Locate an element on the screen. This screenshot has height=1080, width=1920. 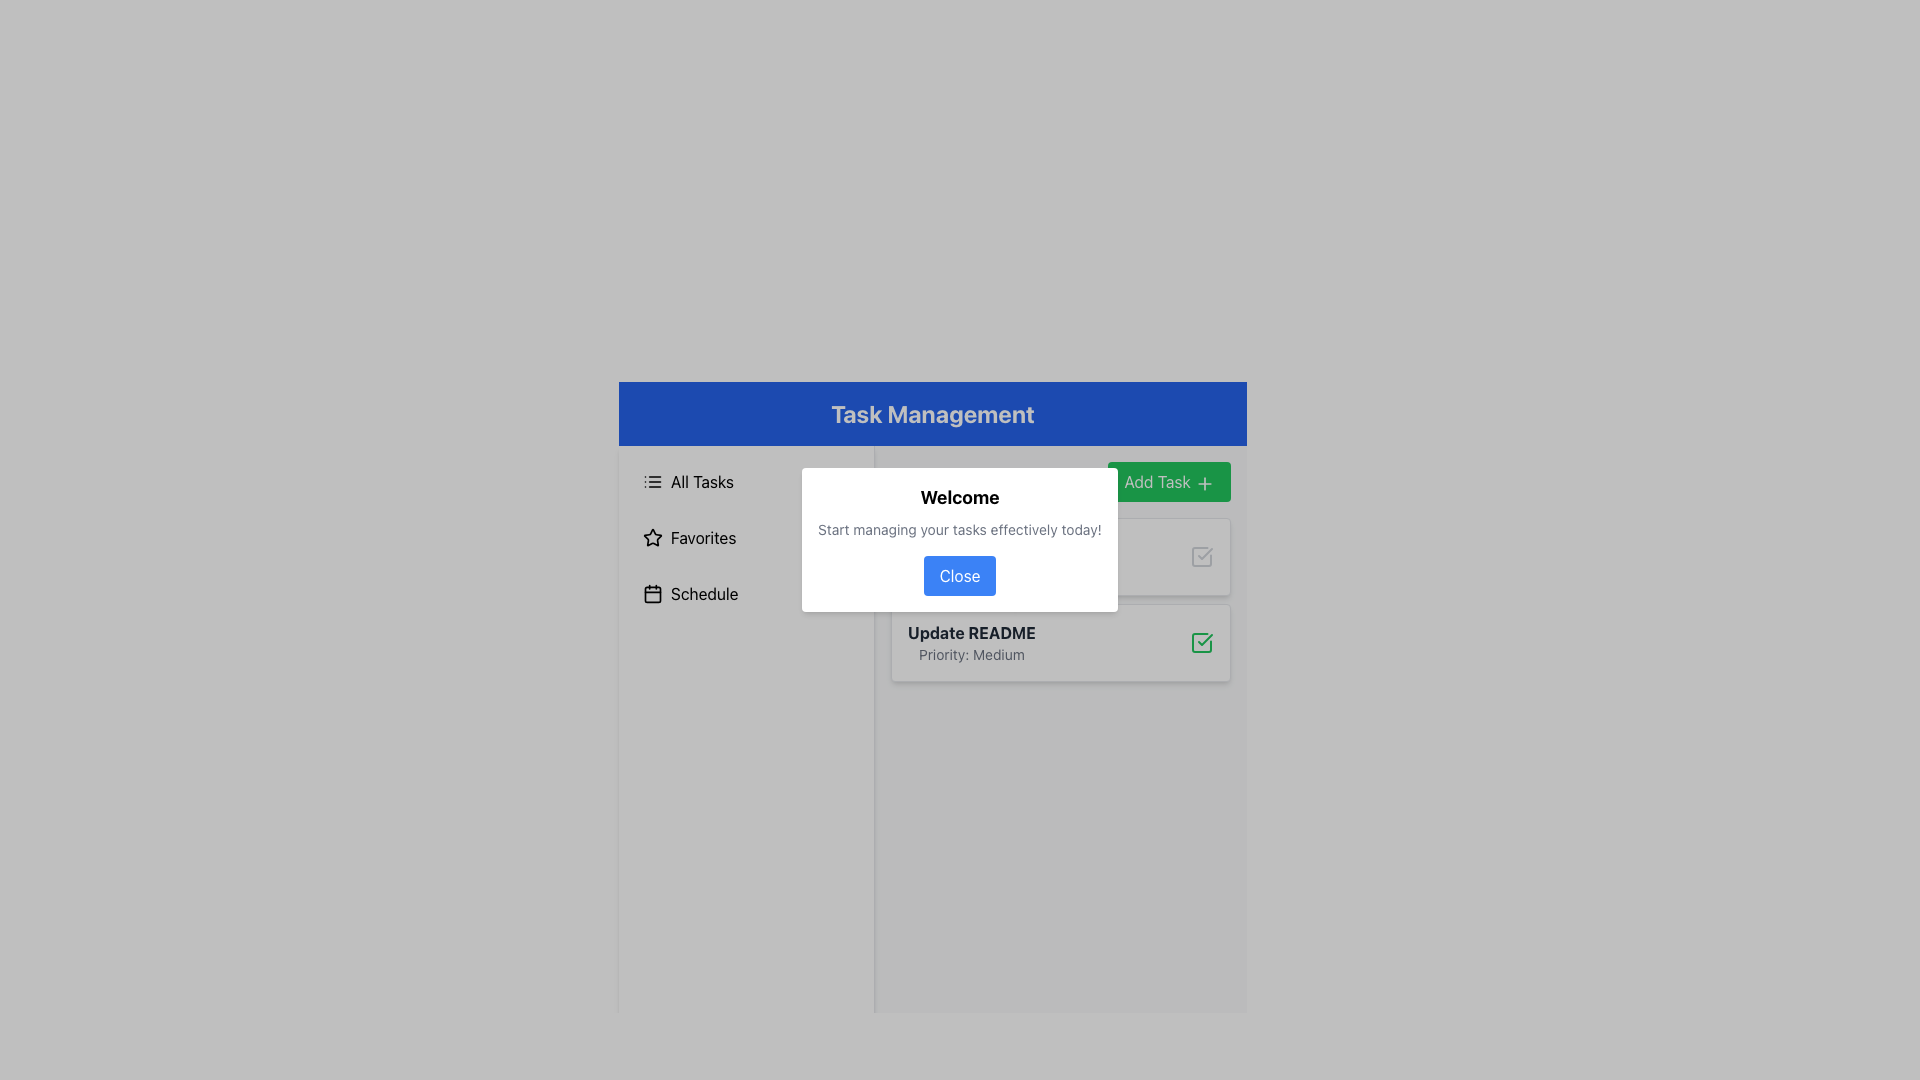
the list icon located to the left of the 'All Tasks' text in the navigation menu is located at coordinates (652, 482).